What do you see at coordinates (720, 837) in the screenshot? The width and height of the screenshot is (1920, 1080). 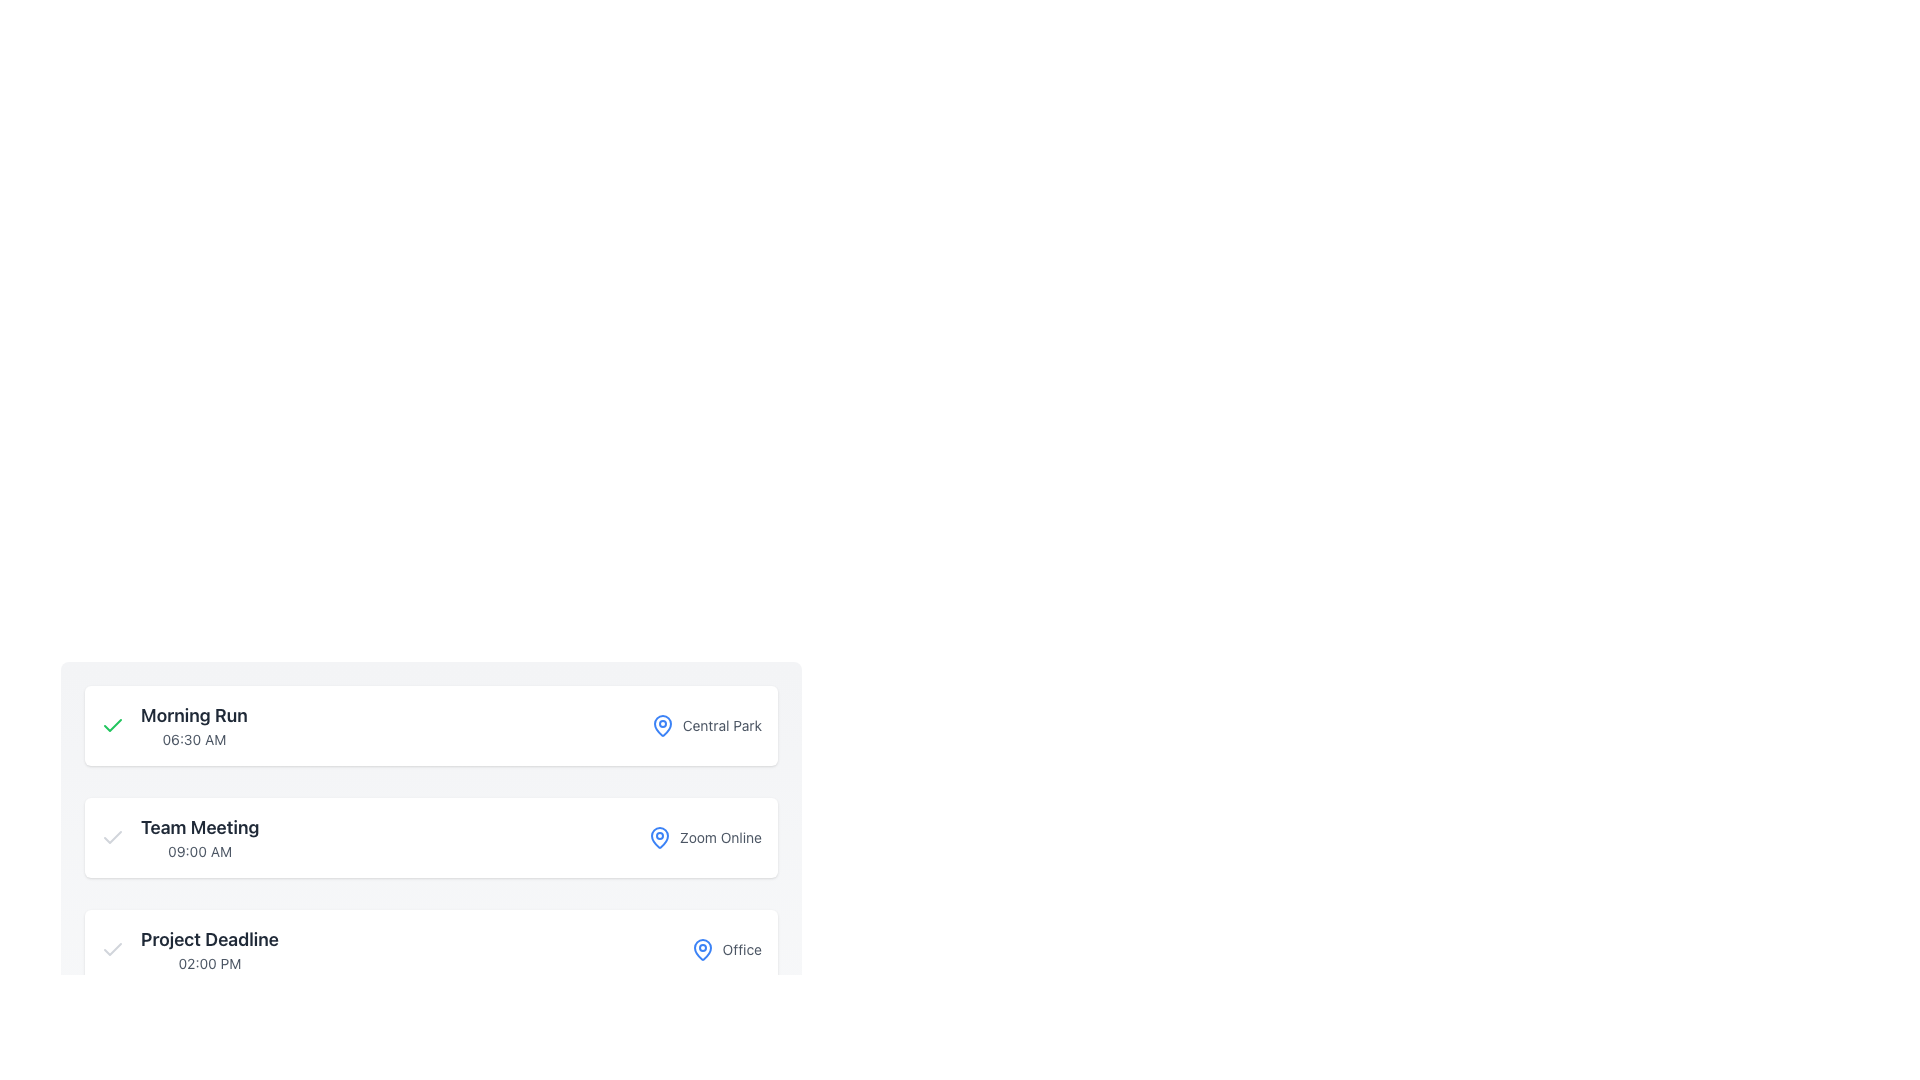 I see `the 'Zoom Online' text label, which is styled in a small, gray font and is part of the meeting's location details, located in the middle of the interface` at bounding box center [720, 837].